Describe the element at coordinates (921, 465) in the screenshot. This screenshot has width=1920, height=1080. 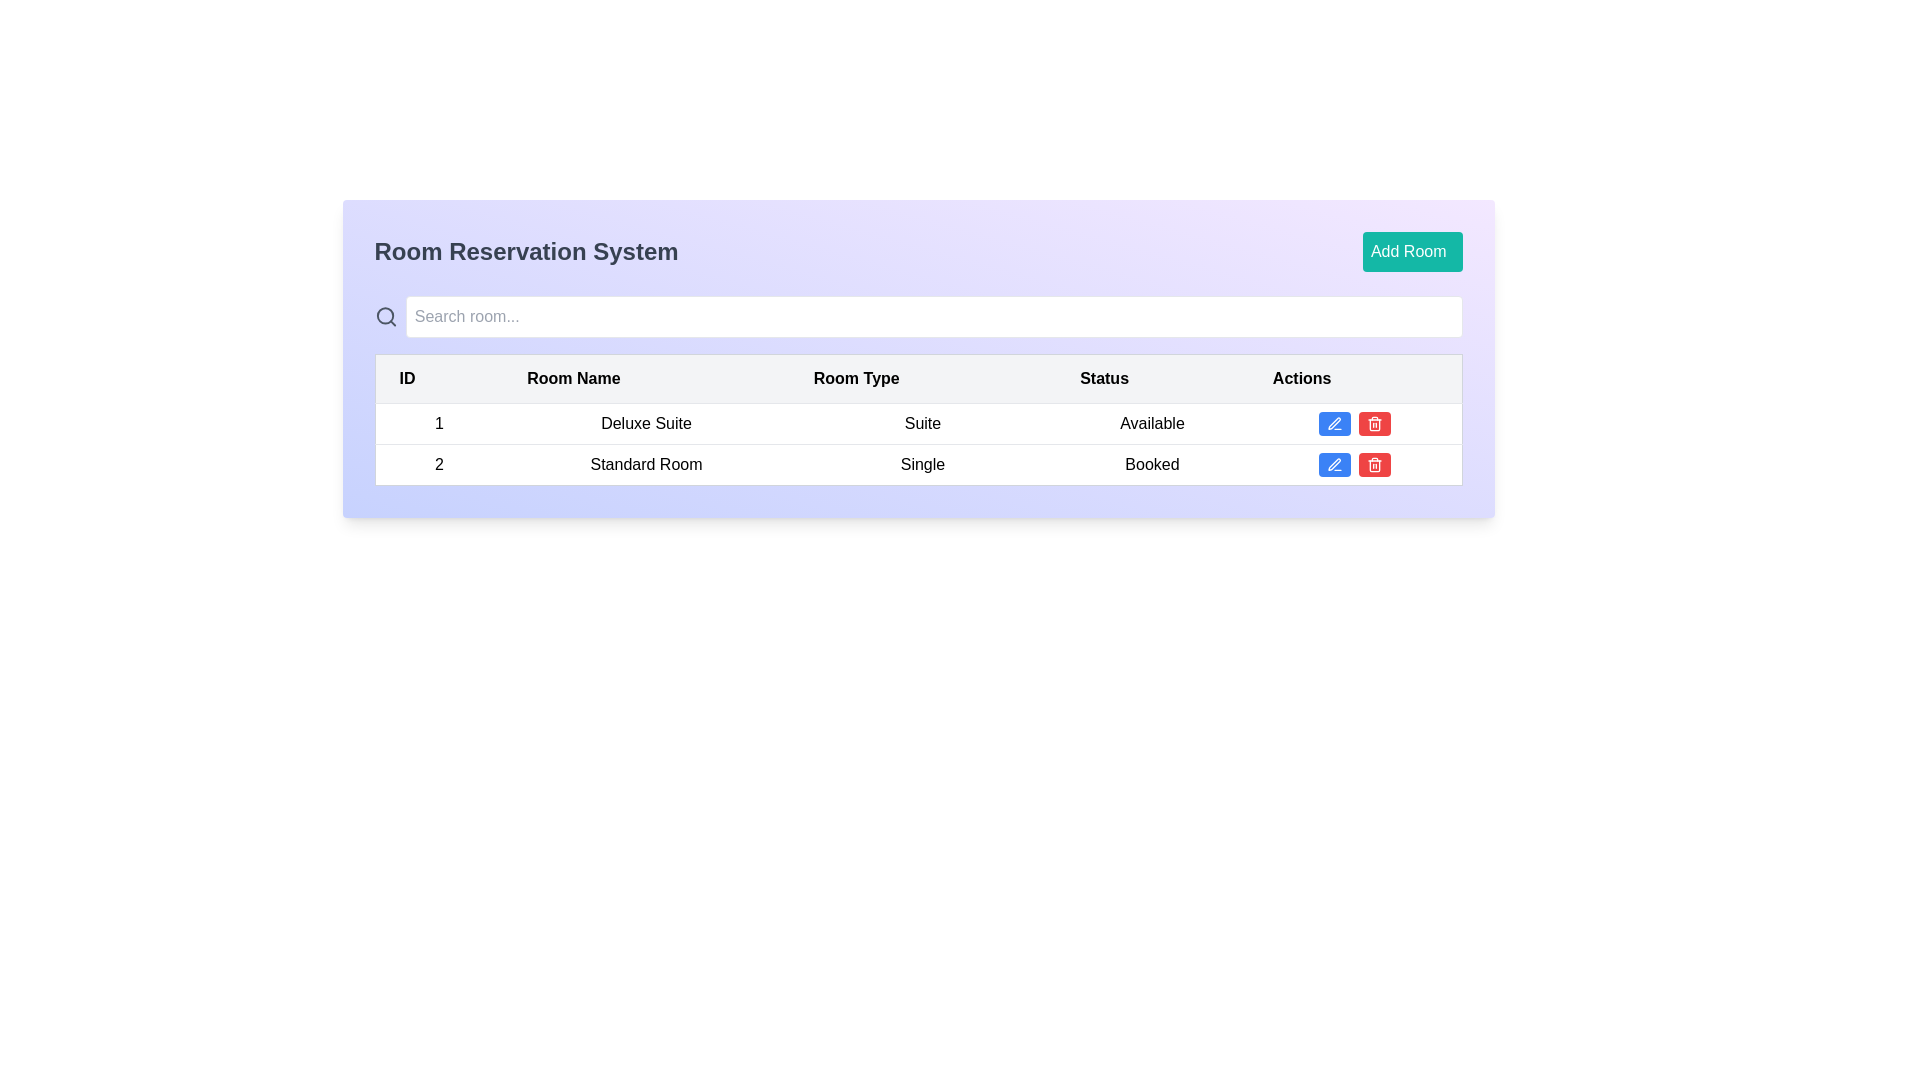
I see `the text label displaying 'Single', which is styled with padding, center-aligned, and located under the 'Room Type' column corresponding to 'Standard Room'` at that location.